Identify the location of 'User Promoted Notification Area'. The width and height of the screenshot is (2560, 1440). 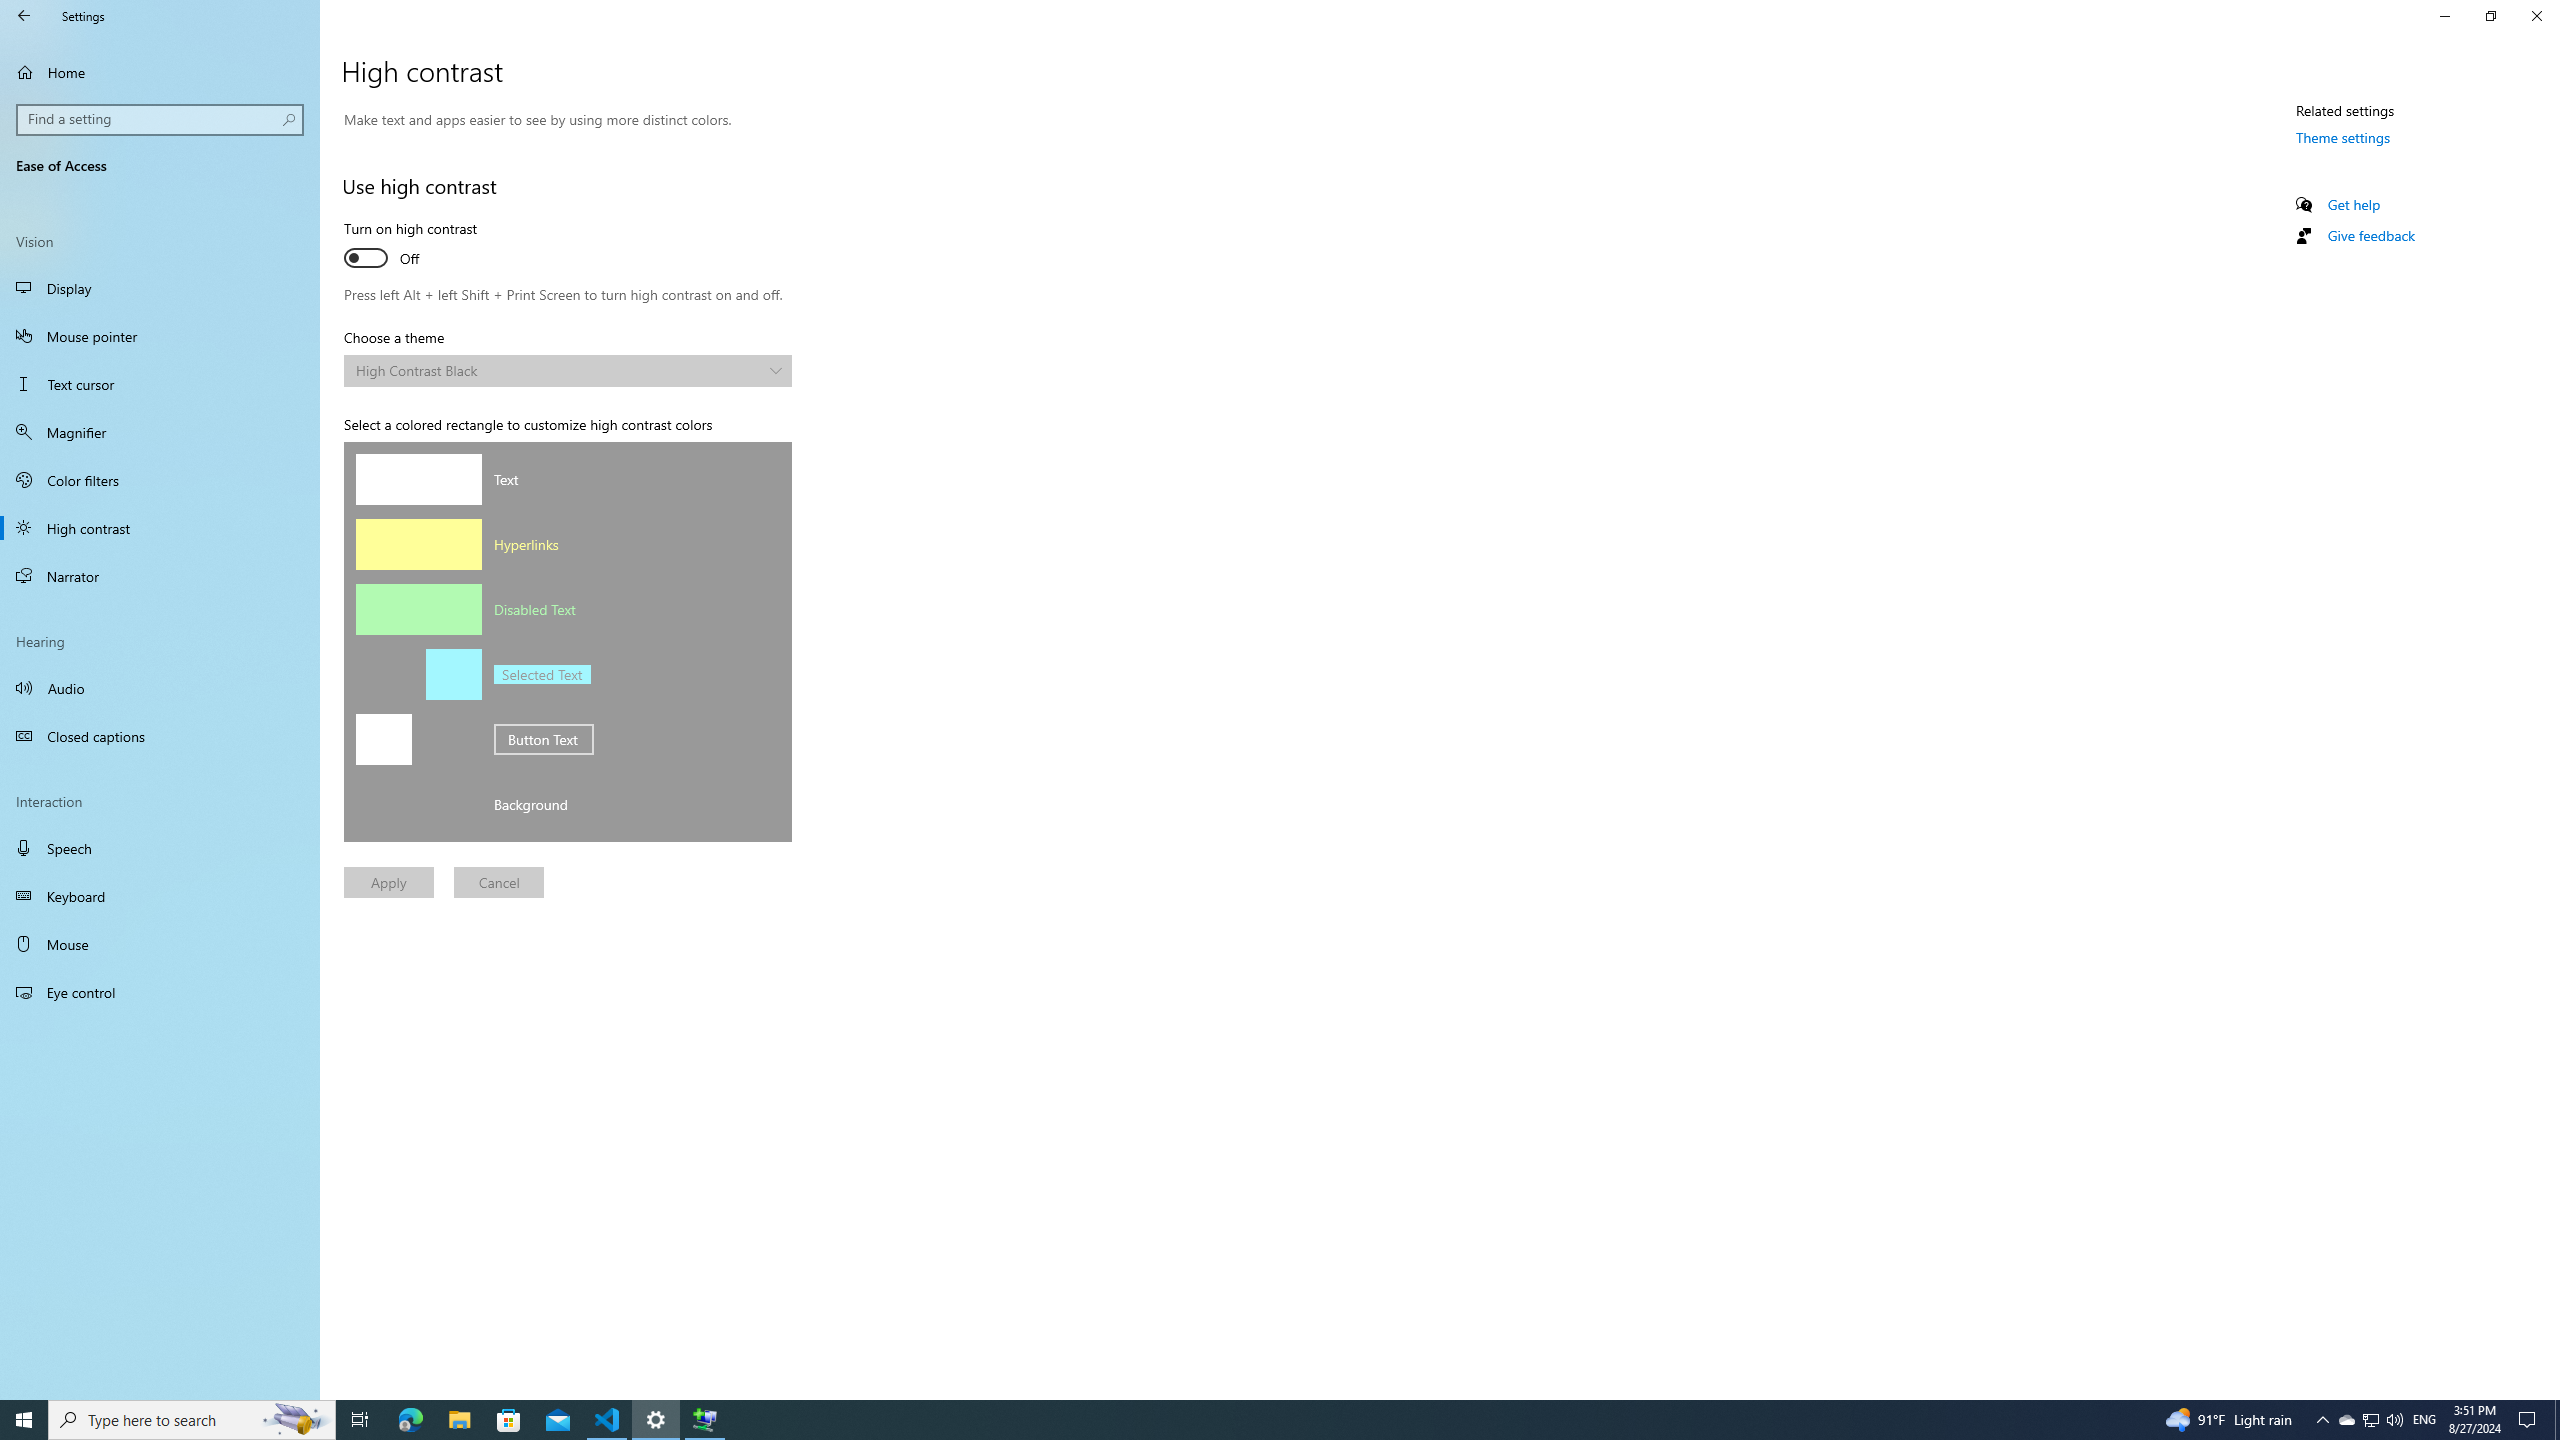
(2369, 1418).